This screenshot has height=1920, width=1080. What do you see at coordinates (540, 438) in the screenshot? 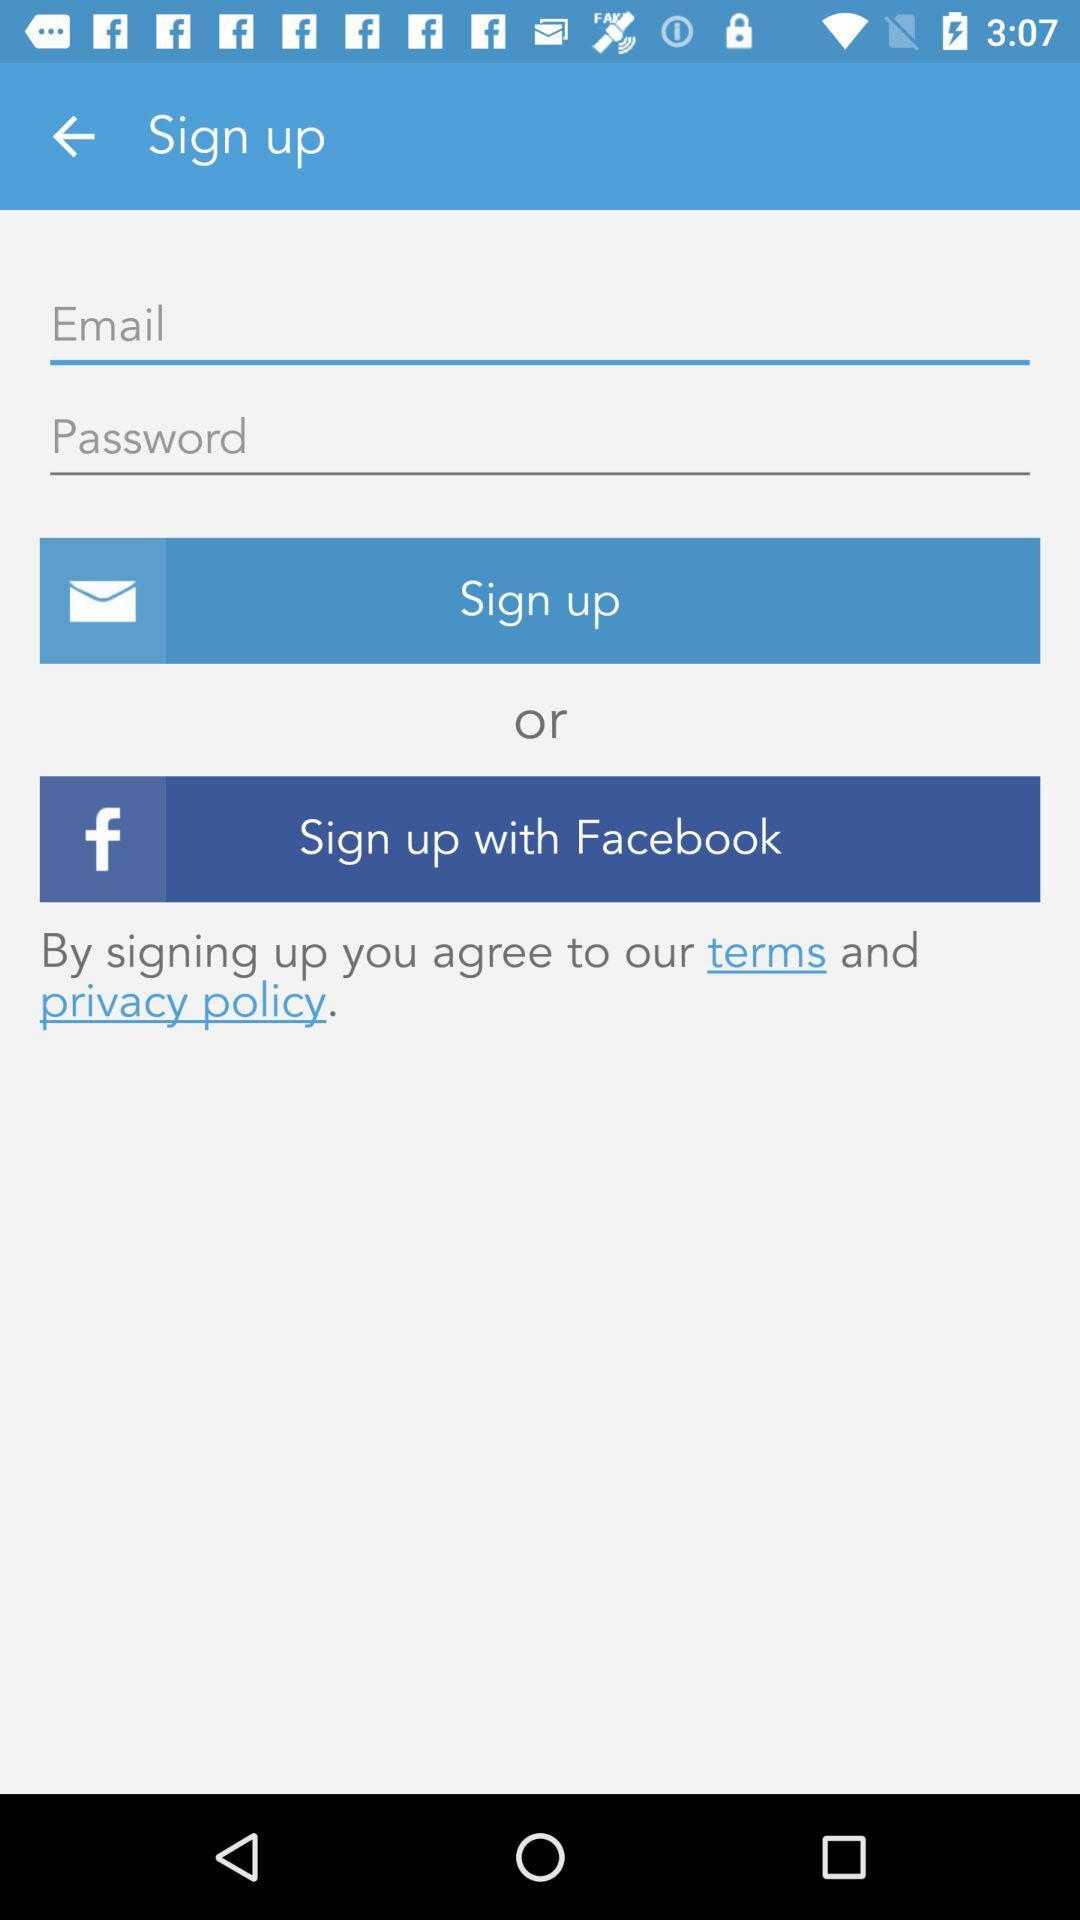
I see `password` at bounding box center [540, 438].